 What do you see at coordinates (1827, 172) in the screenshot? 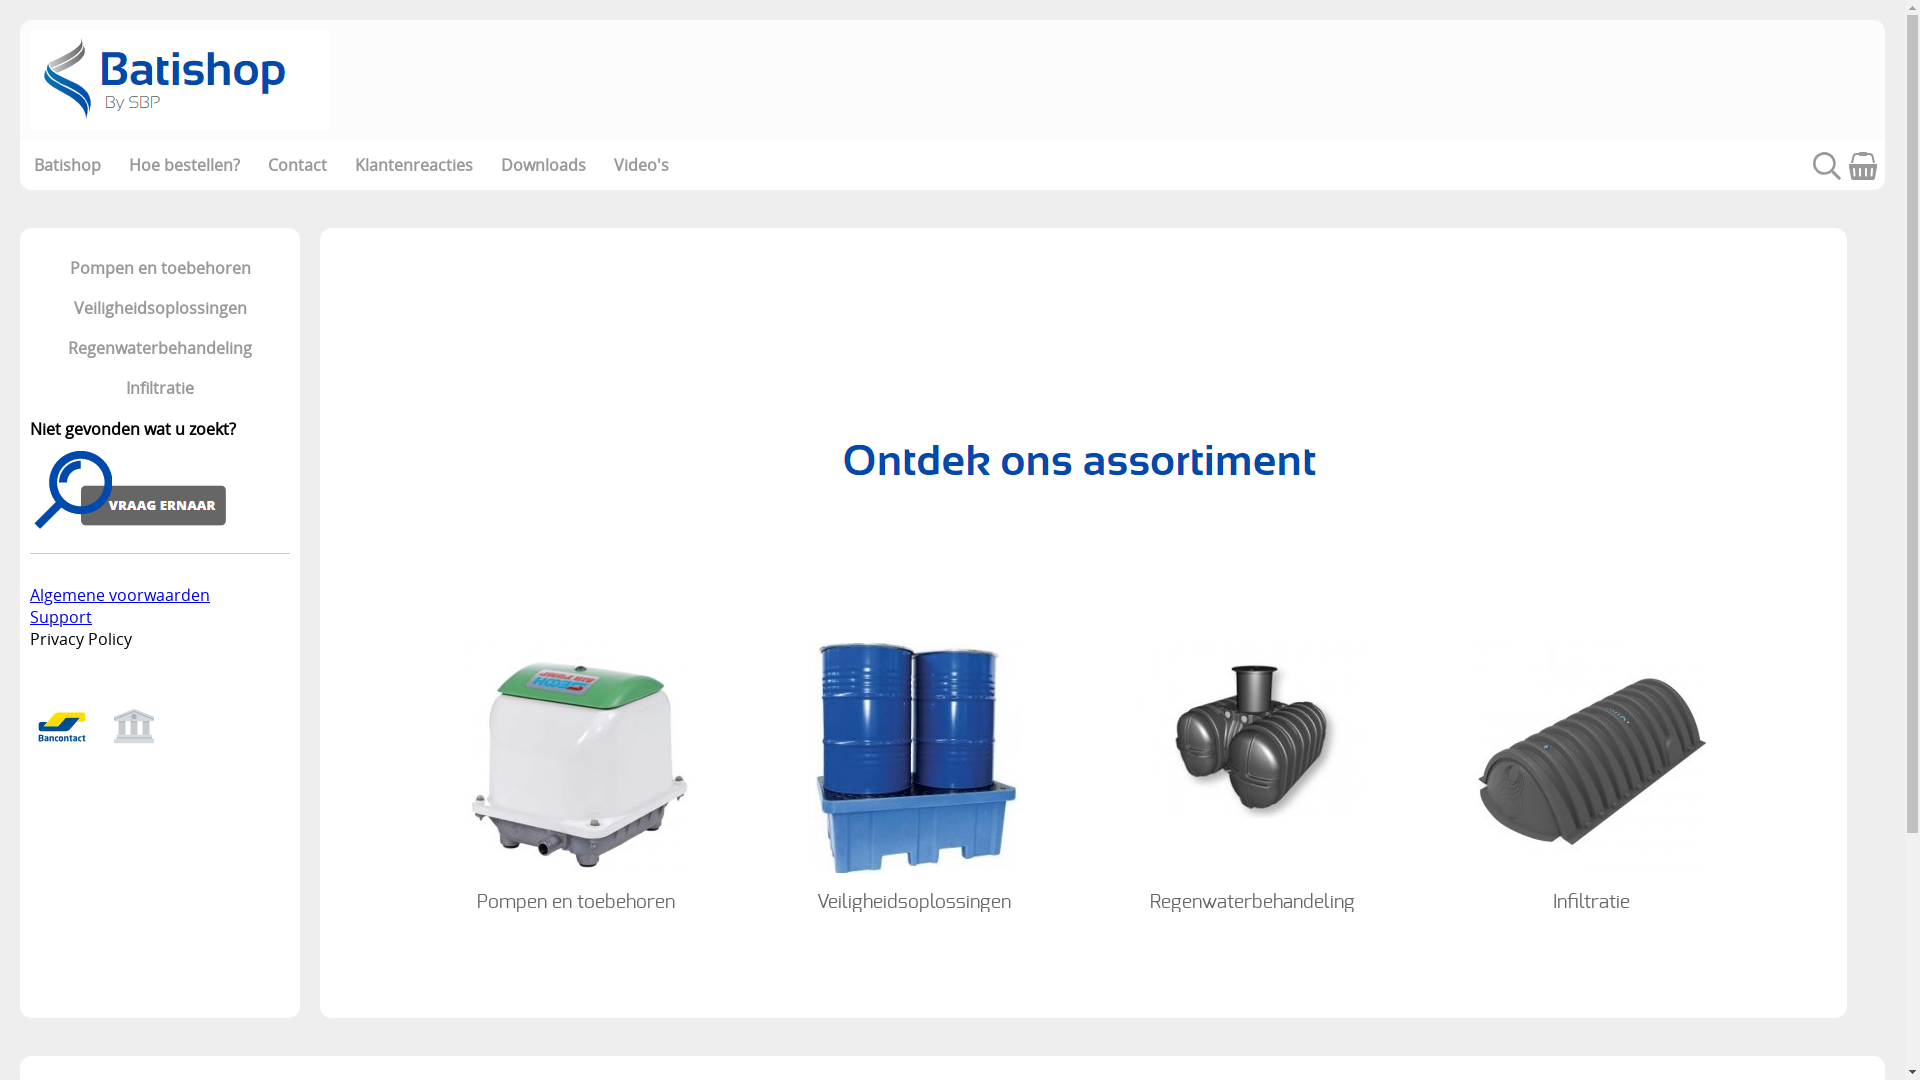
I see `'Zoeken'` at bounding box center [1827, 172].